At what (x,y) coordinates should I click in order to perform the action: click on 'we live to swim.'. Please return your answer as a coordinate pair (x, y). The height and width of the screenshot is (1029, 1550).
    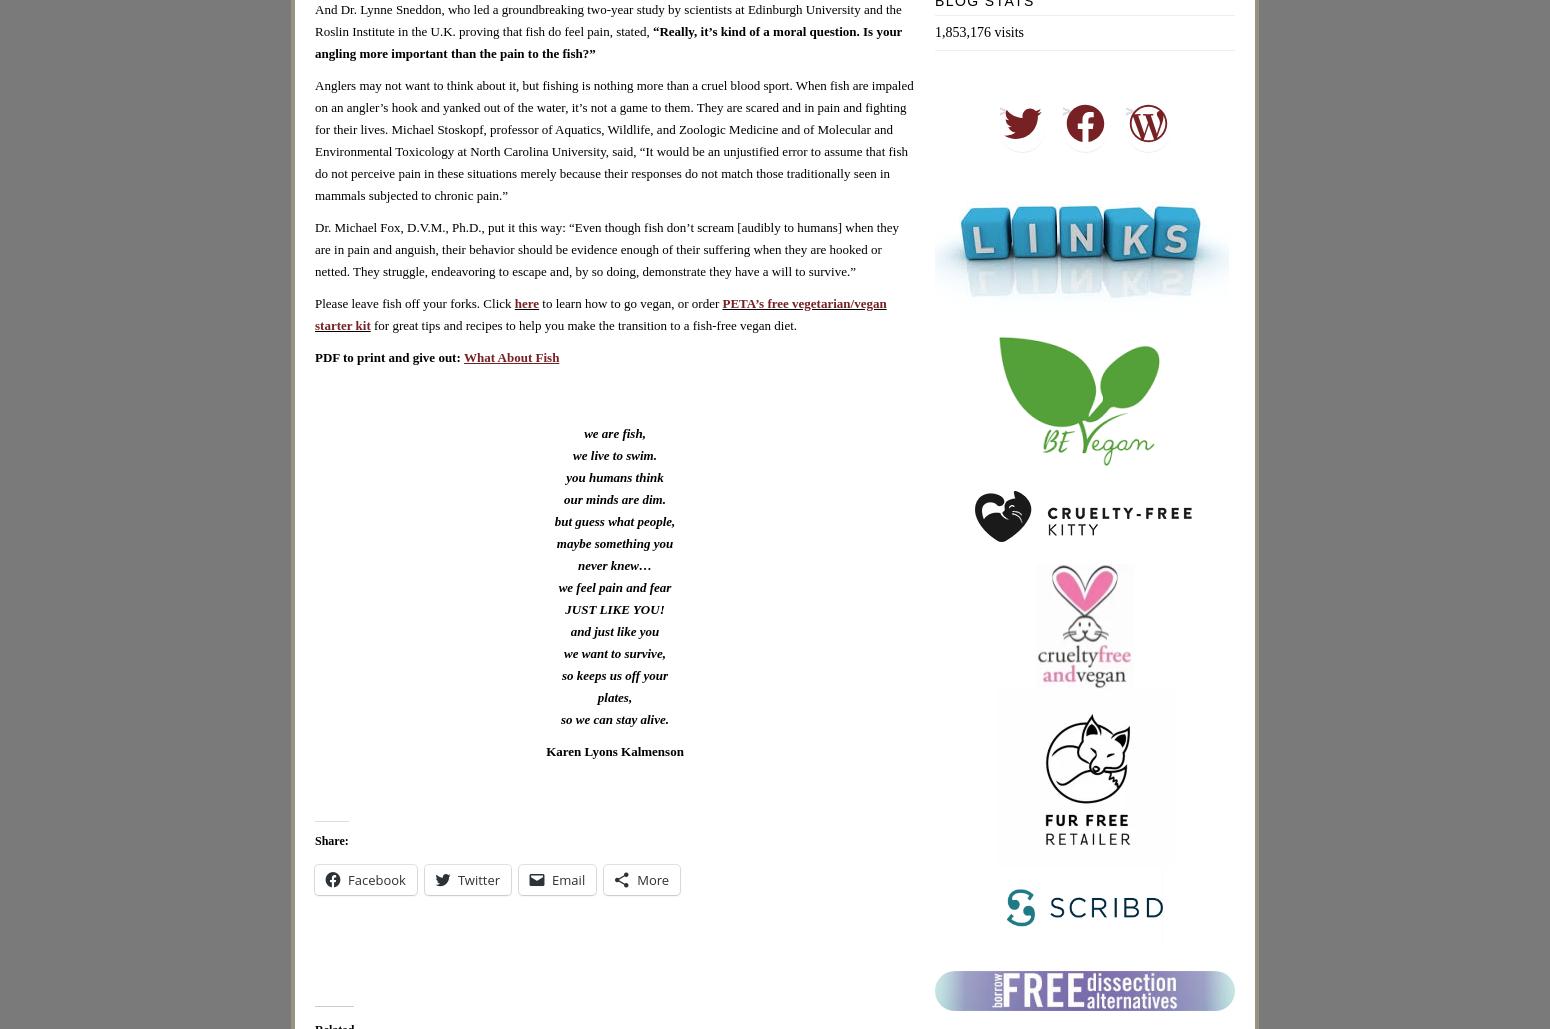
    Looking at the image, I should click on (614, 454).